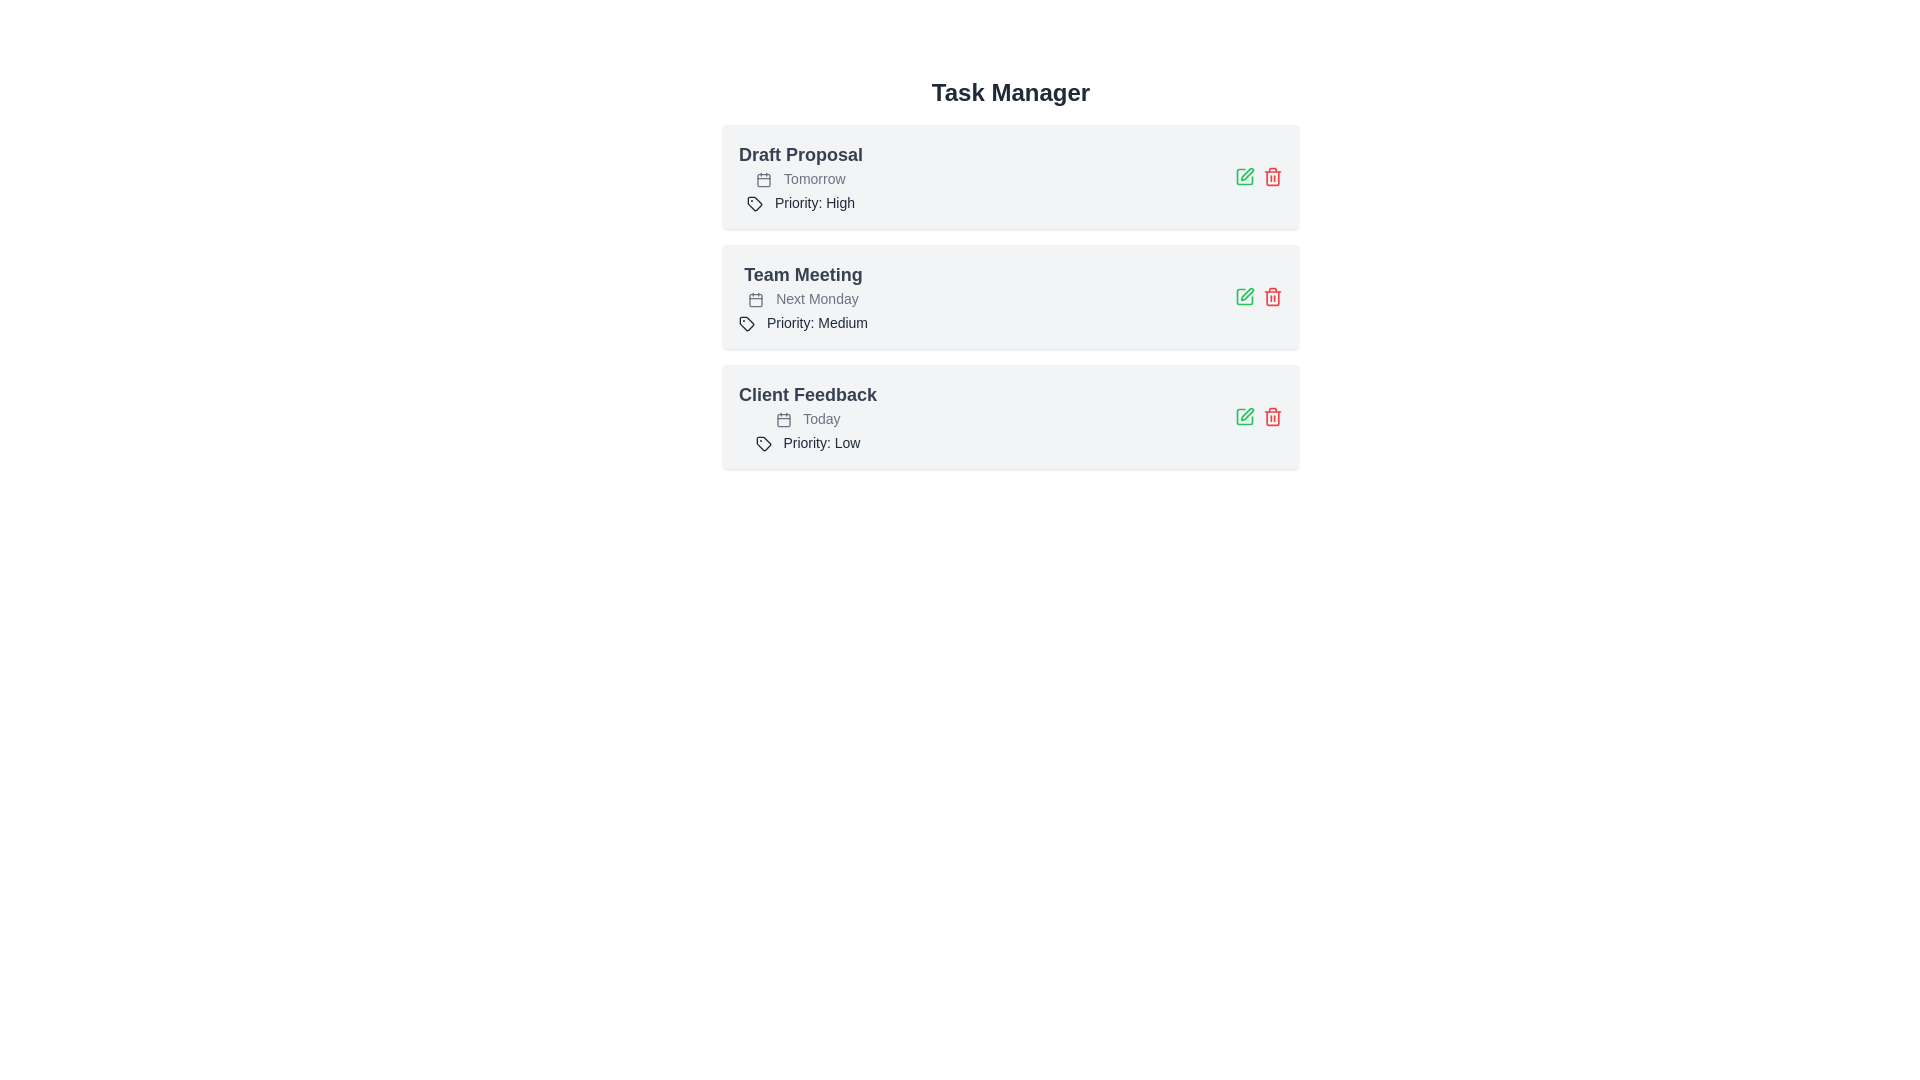 This screenshot has height=1080, width=1920. What do you see at coordinates (807, 418) in the screenshot?
I see `the static text label displaying 'Today' located within the 'Client Feedback' card under the 'Task Manager' section, positioned next to the calendar icon` at bounding box center [807, 418].